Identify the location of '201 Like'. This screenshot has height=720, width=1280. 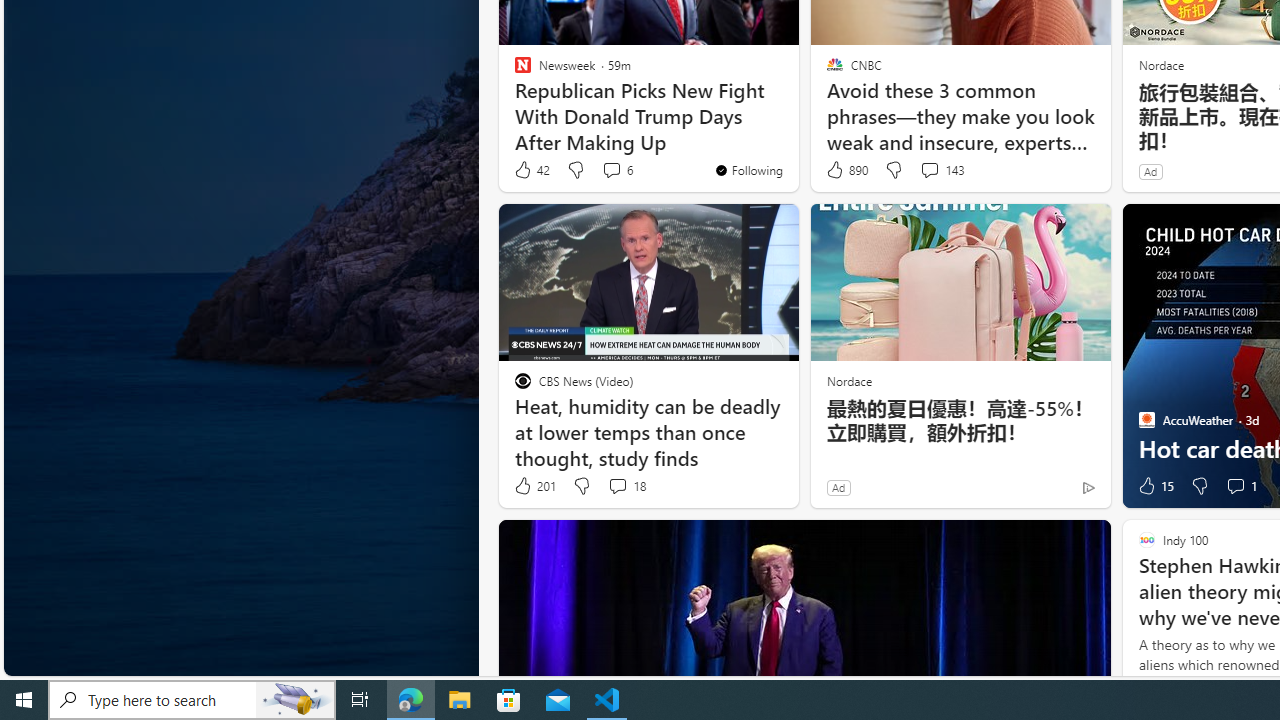
(534, 486).